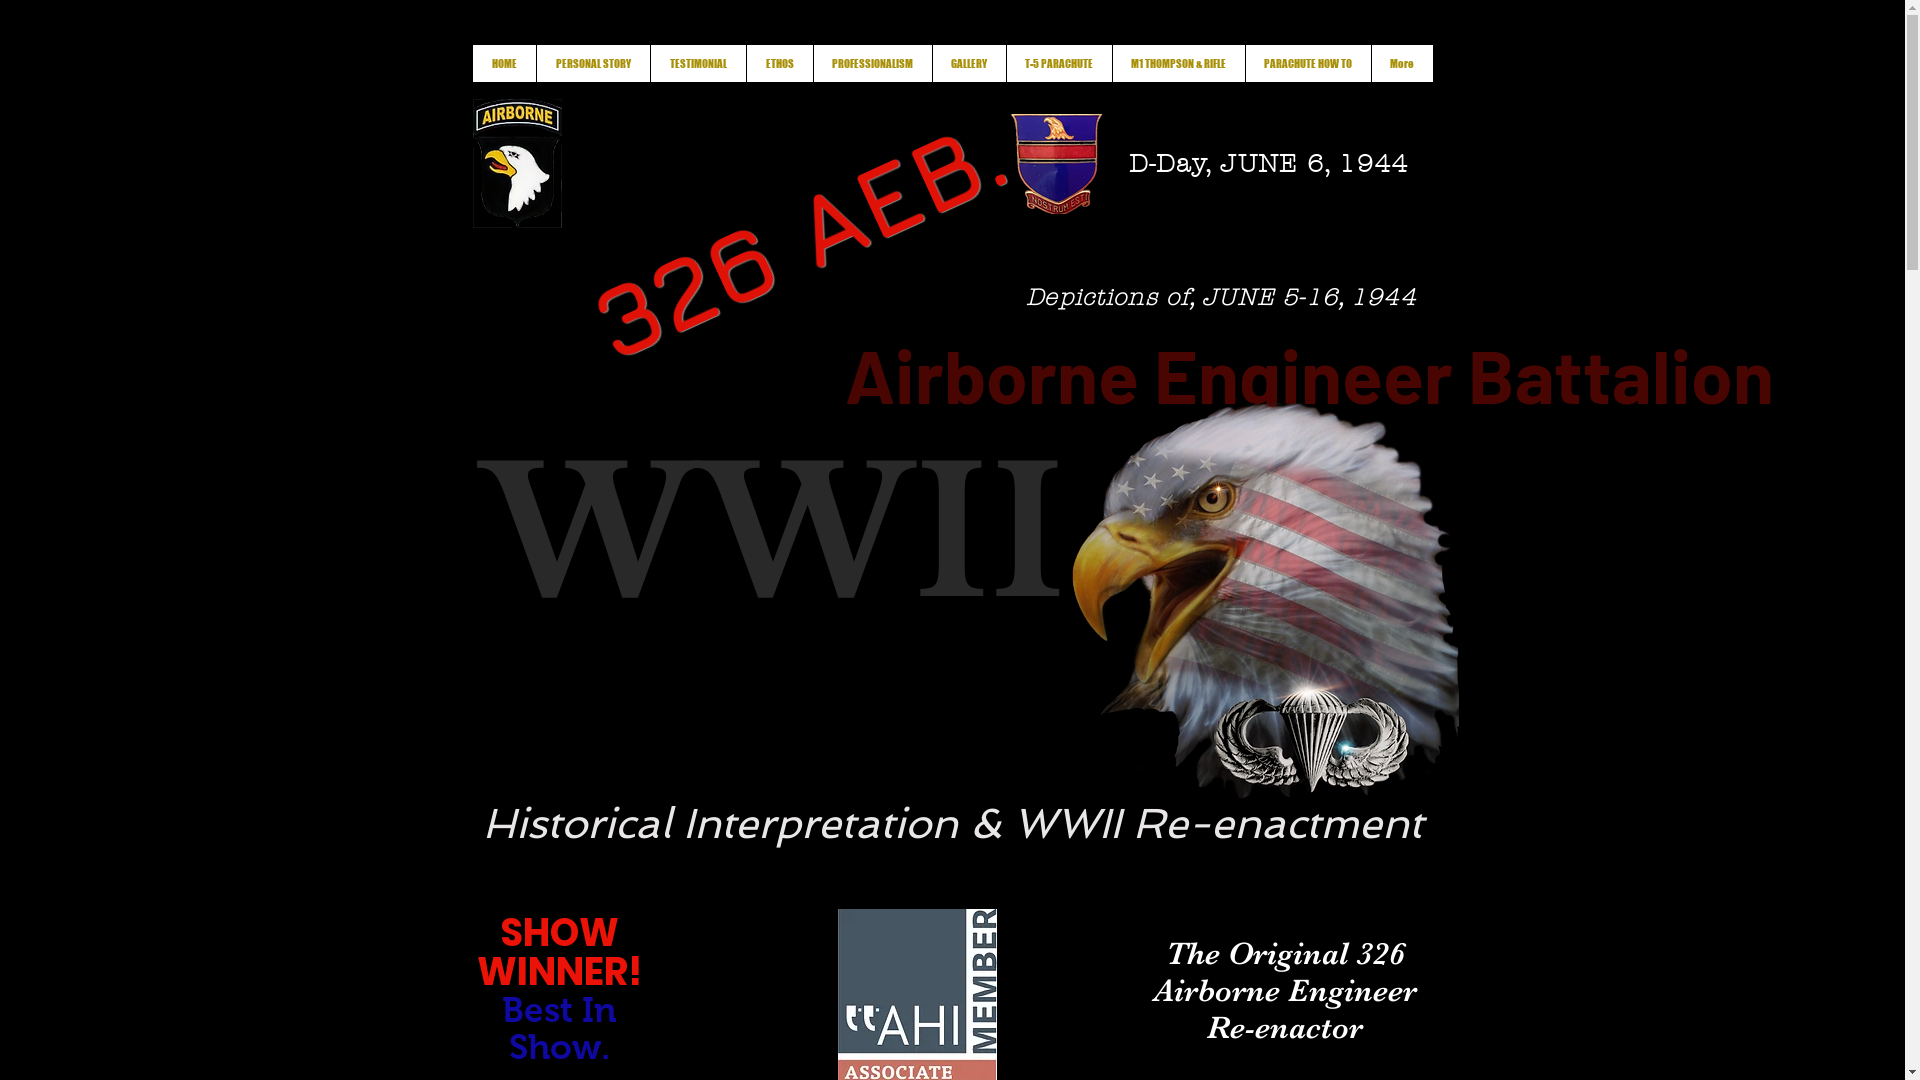 This screenshot has width=1920, height=1080. What do you see at coordinates (778, 62) in the screenshot?
I see `'ETHOS'` at bounding box center [778, 62].